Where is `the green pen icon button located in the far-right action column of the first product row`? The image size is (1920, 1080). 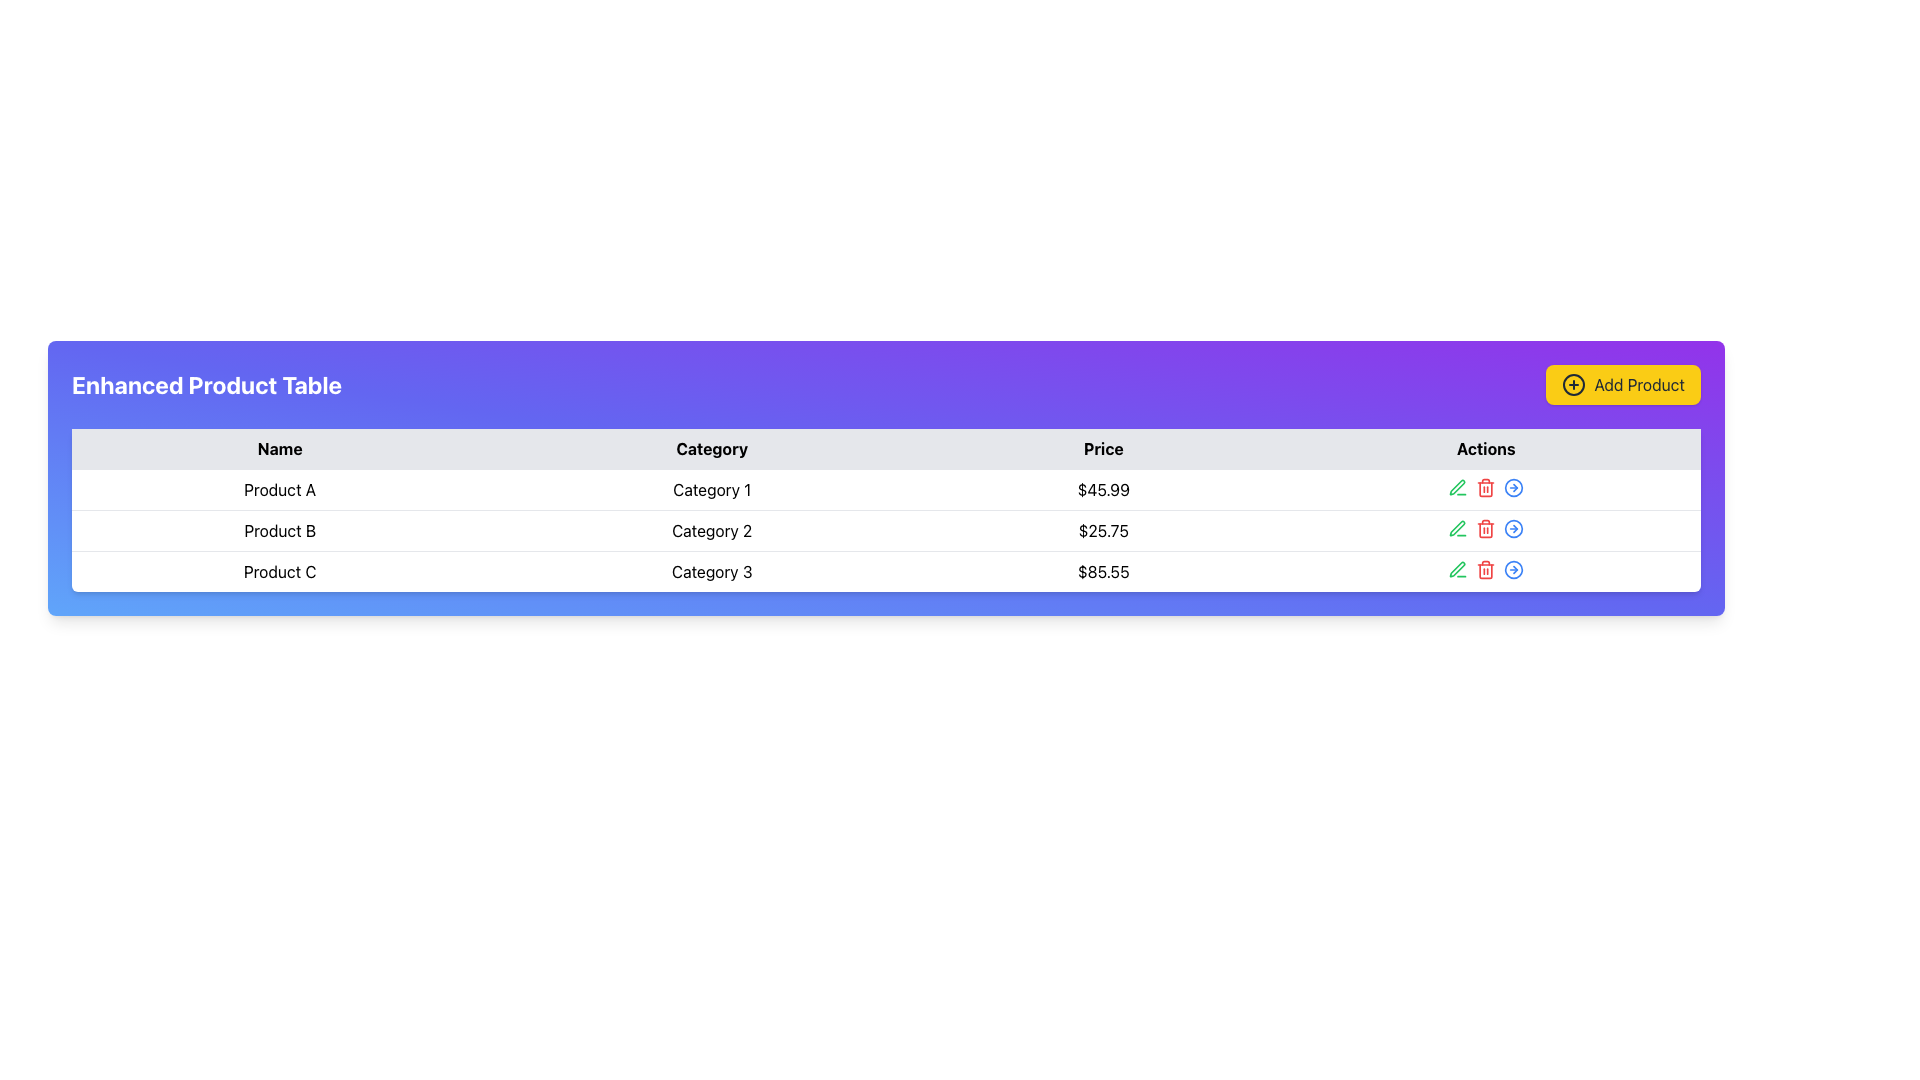
the green pen icon button located in the far-right action column of the first product row is located at coordinates (1458, 488).